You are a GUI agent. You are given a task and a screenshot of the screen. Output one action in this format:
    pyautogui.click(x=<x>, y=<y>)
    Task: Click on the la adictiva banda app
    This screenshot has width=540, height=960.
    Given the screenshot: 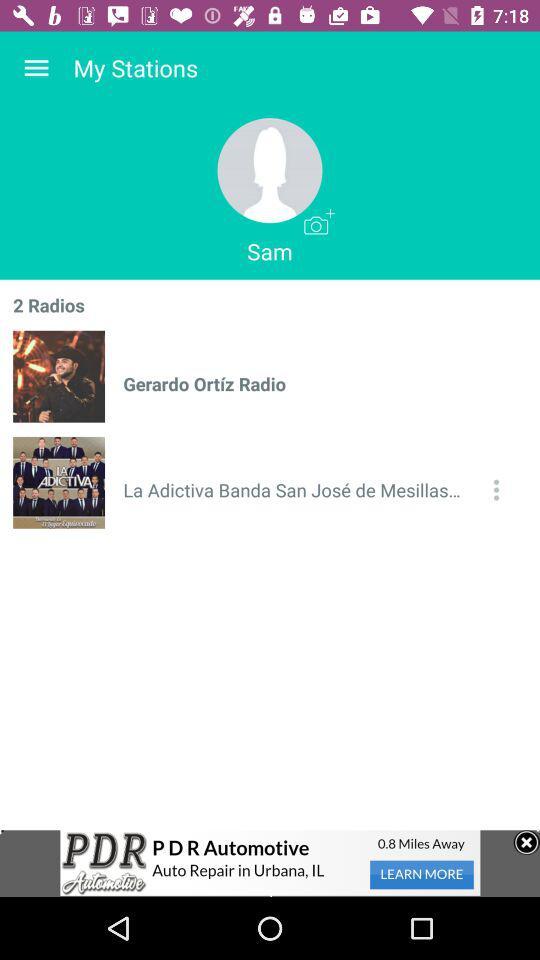 What is the action you would take?
    pyautogui.click(x=295, y=489)
    